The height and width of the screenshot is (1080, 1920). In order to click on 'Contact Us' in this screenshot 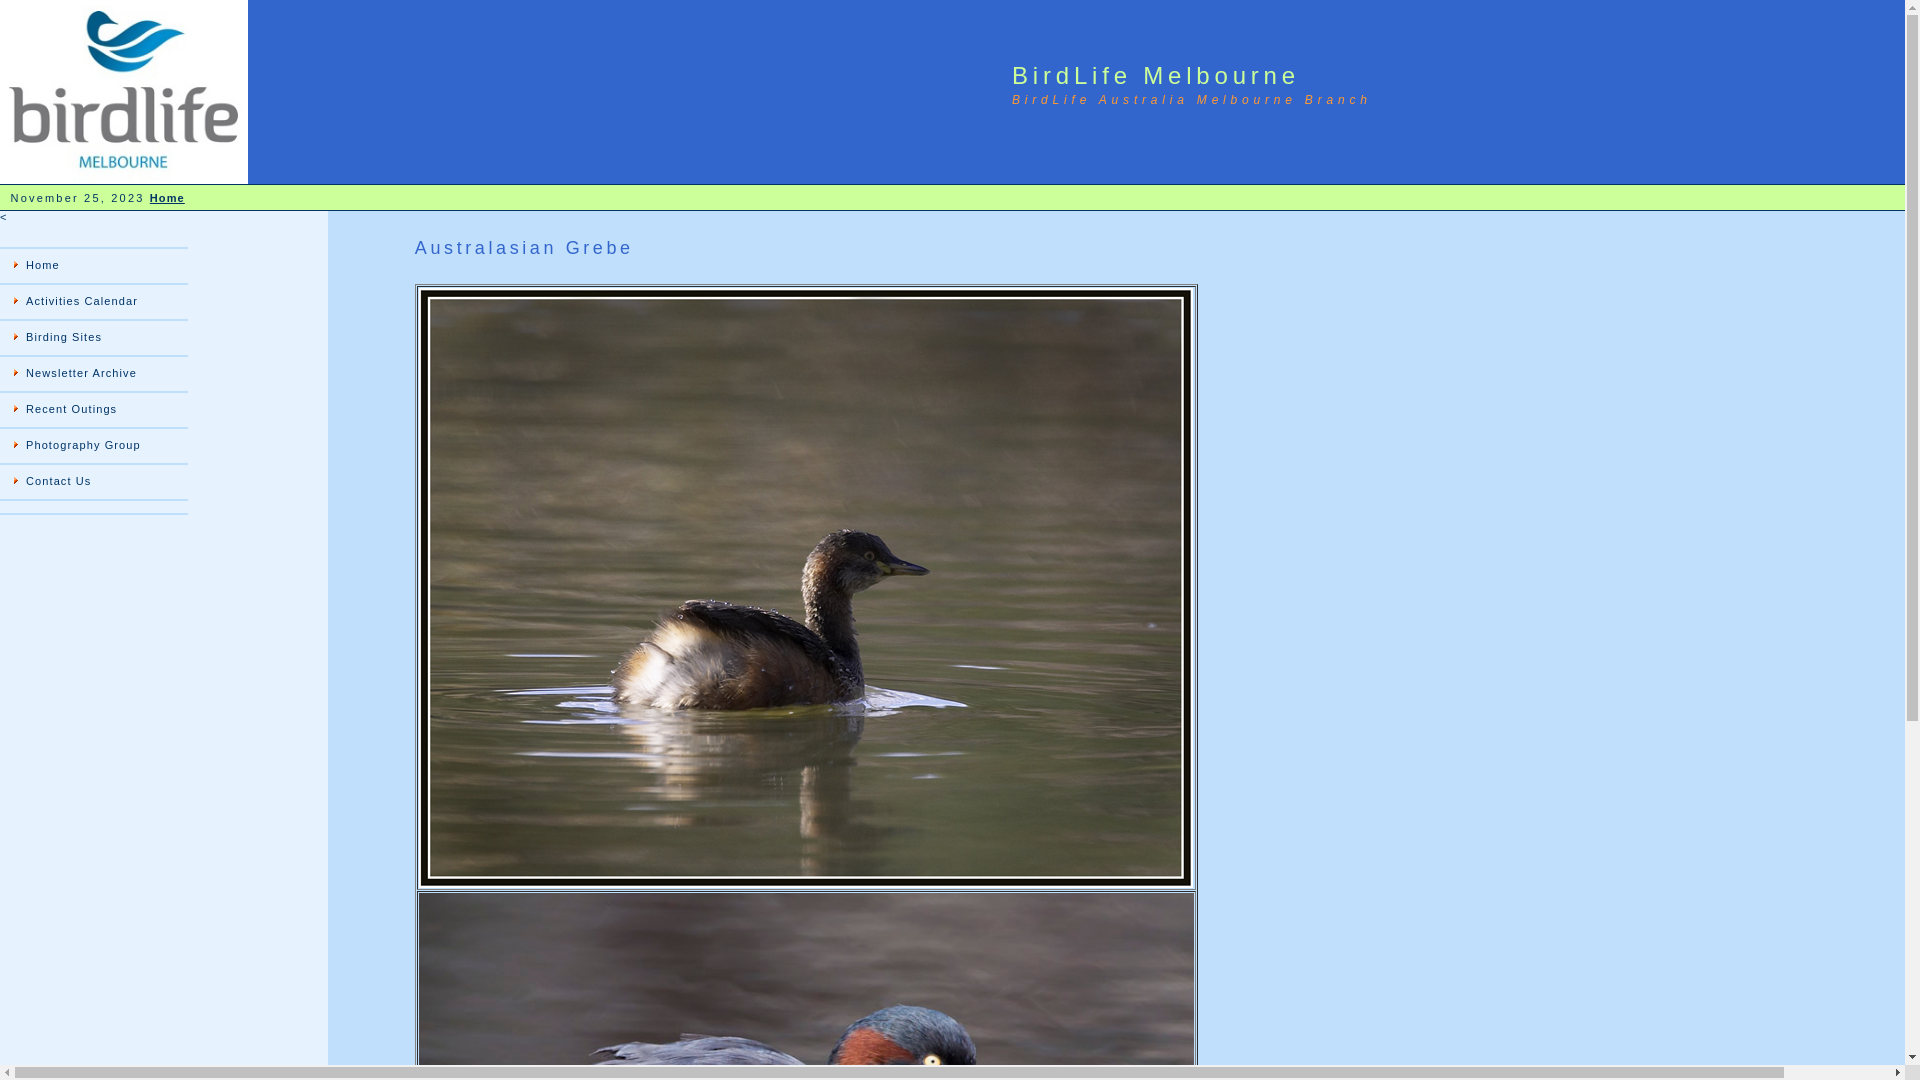, I will do `click(93, 482)`.